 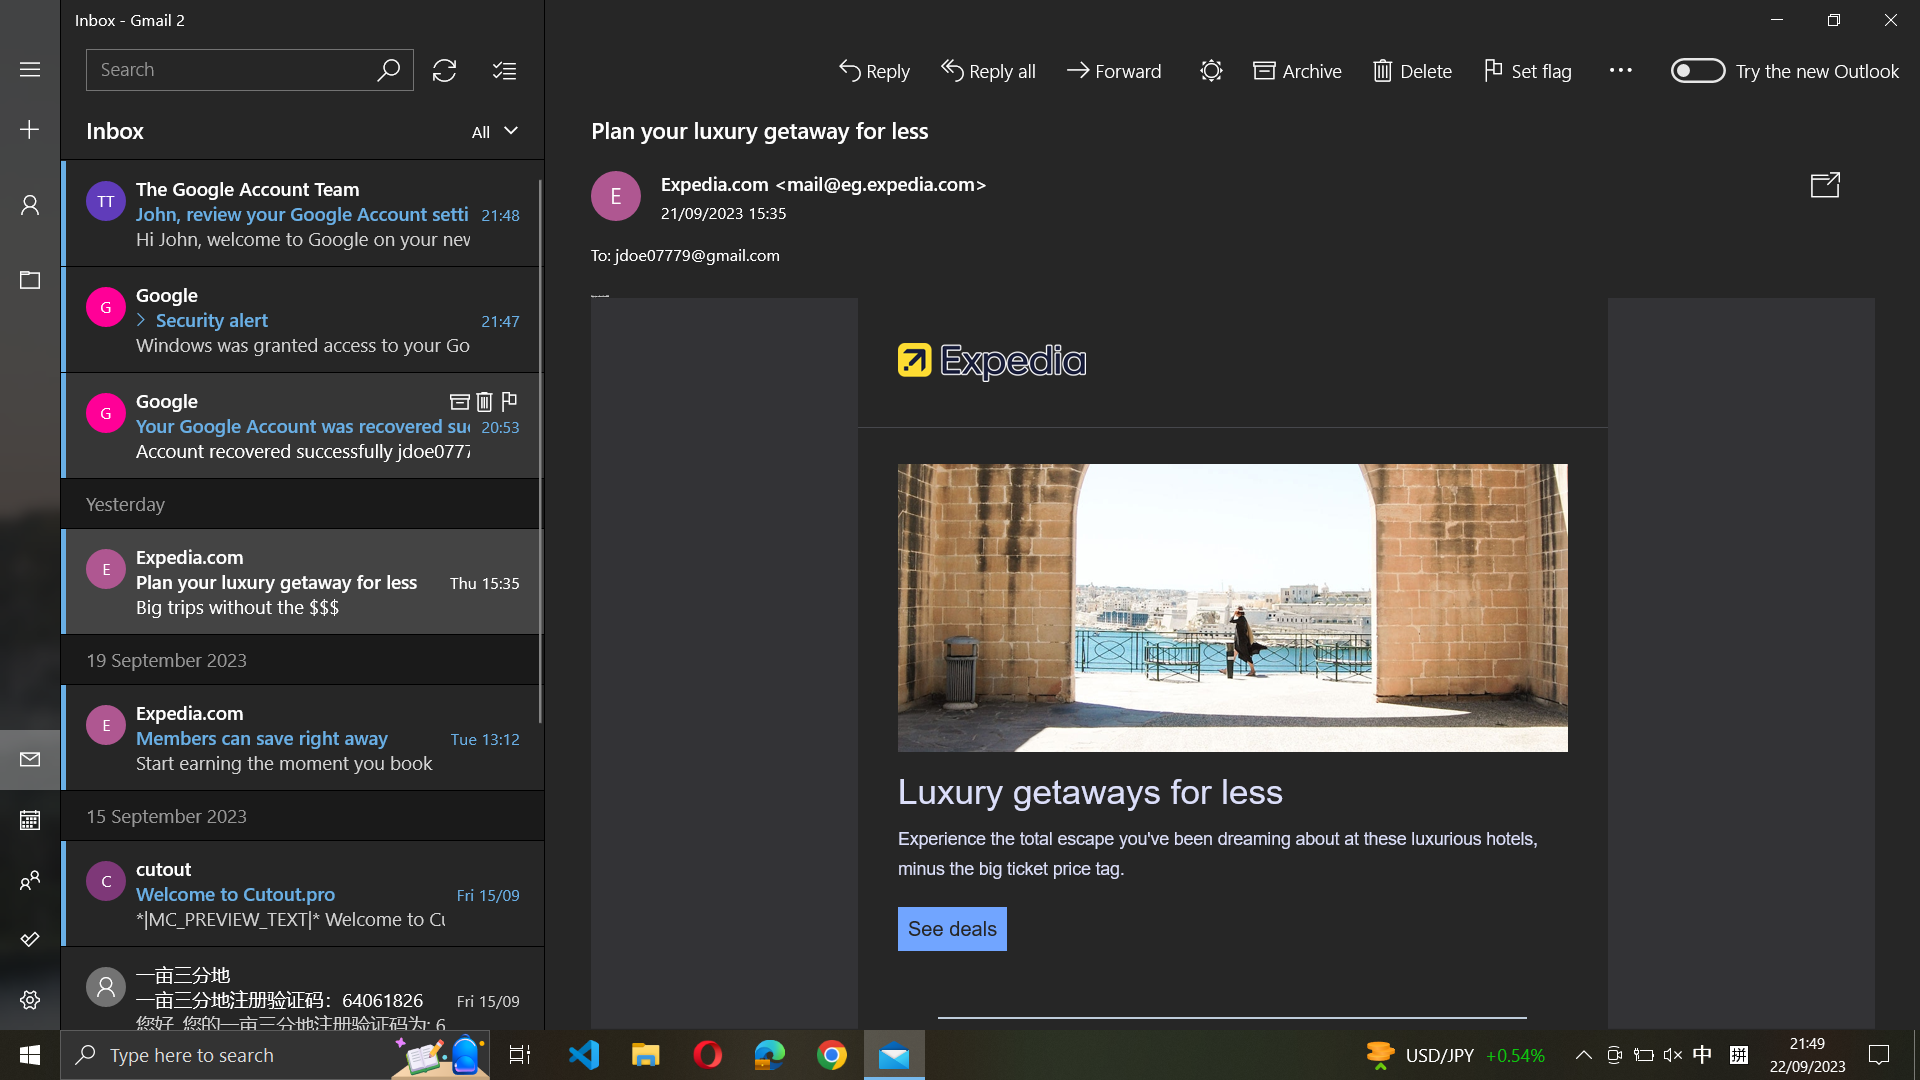 I want to click on the initial email in the inbox, so click(x=302, y=212).